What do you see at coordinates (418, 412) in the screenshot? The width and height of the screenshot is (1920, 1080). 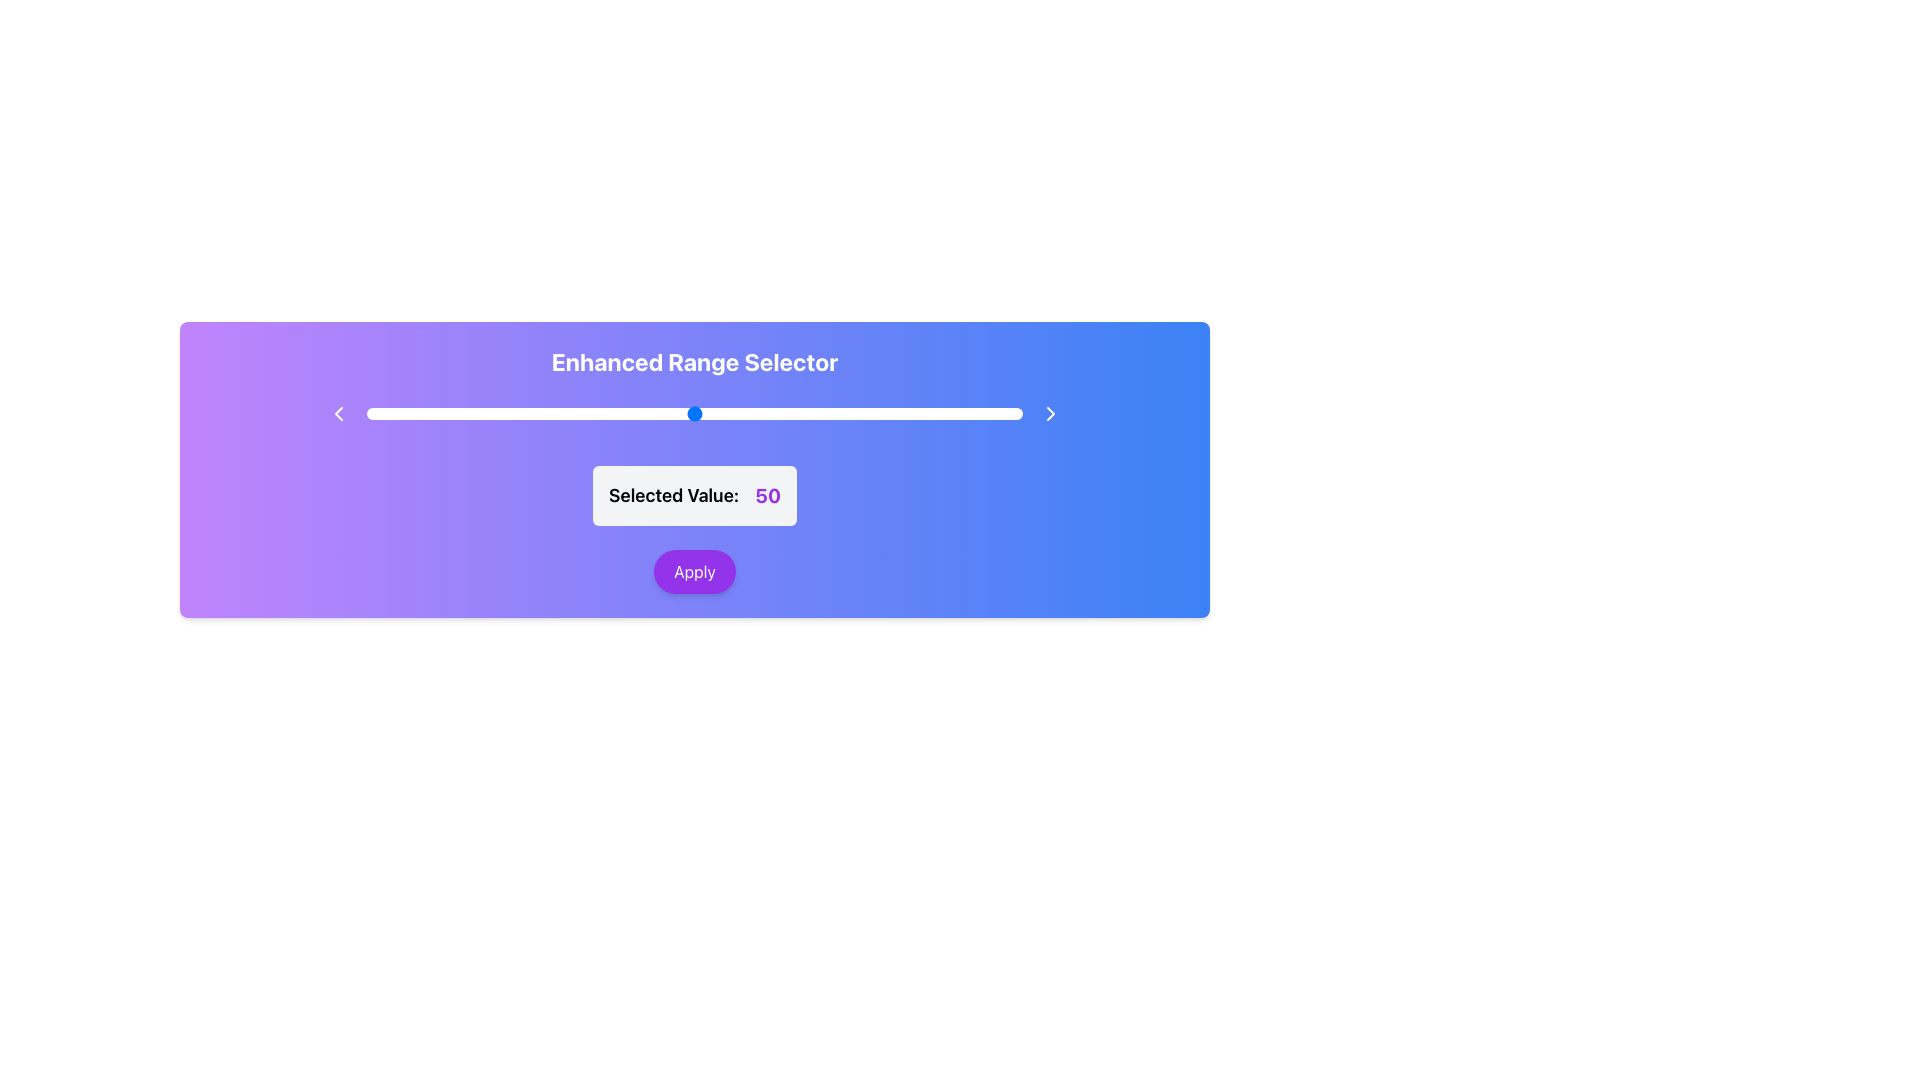 I see `the range slider` at bounding box center [418, 412].